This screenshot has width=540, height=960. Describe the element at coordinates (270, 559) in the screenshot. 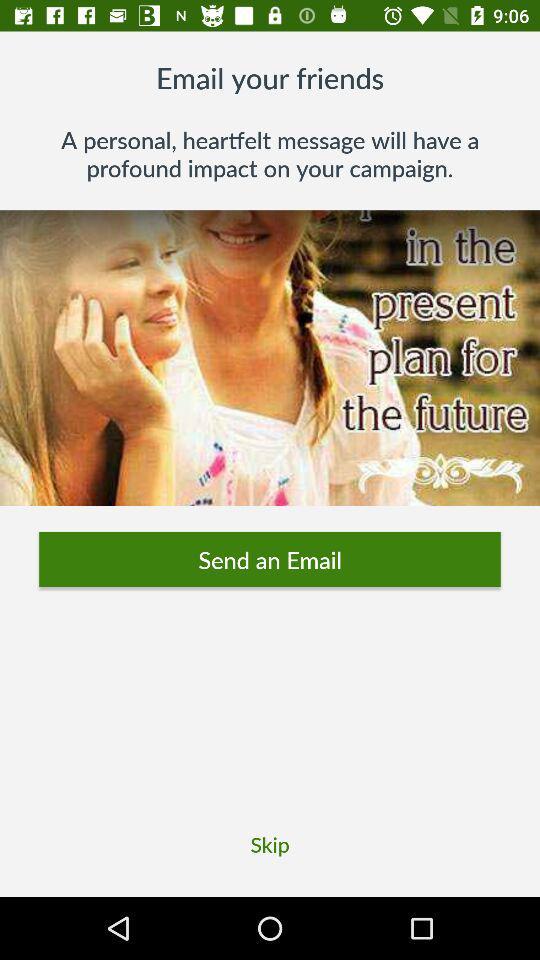

I see `the icon above the skip` at that location.